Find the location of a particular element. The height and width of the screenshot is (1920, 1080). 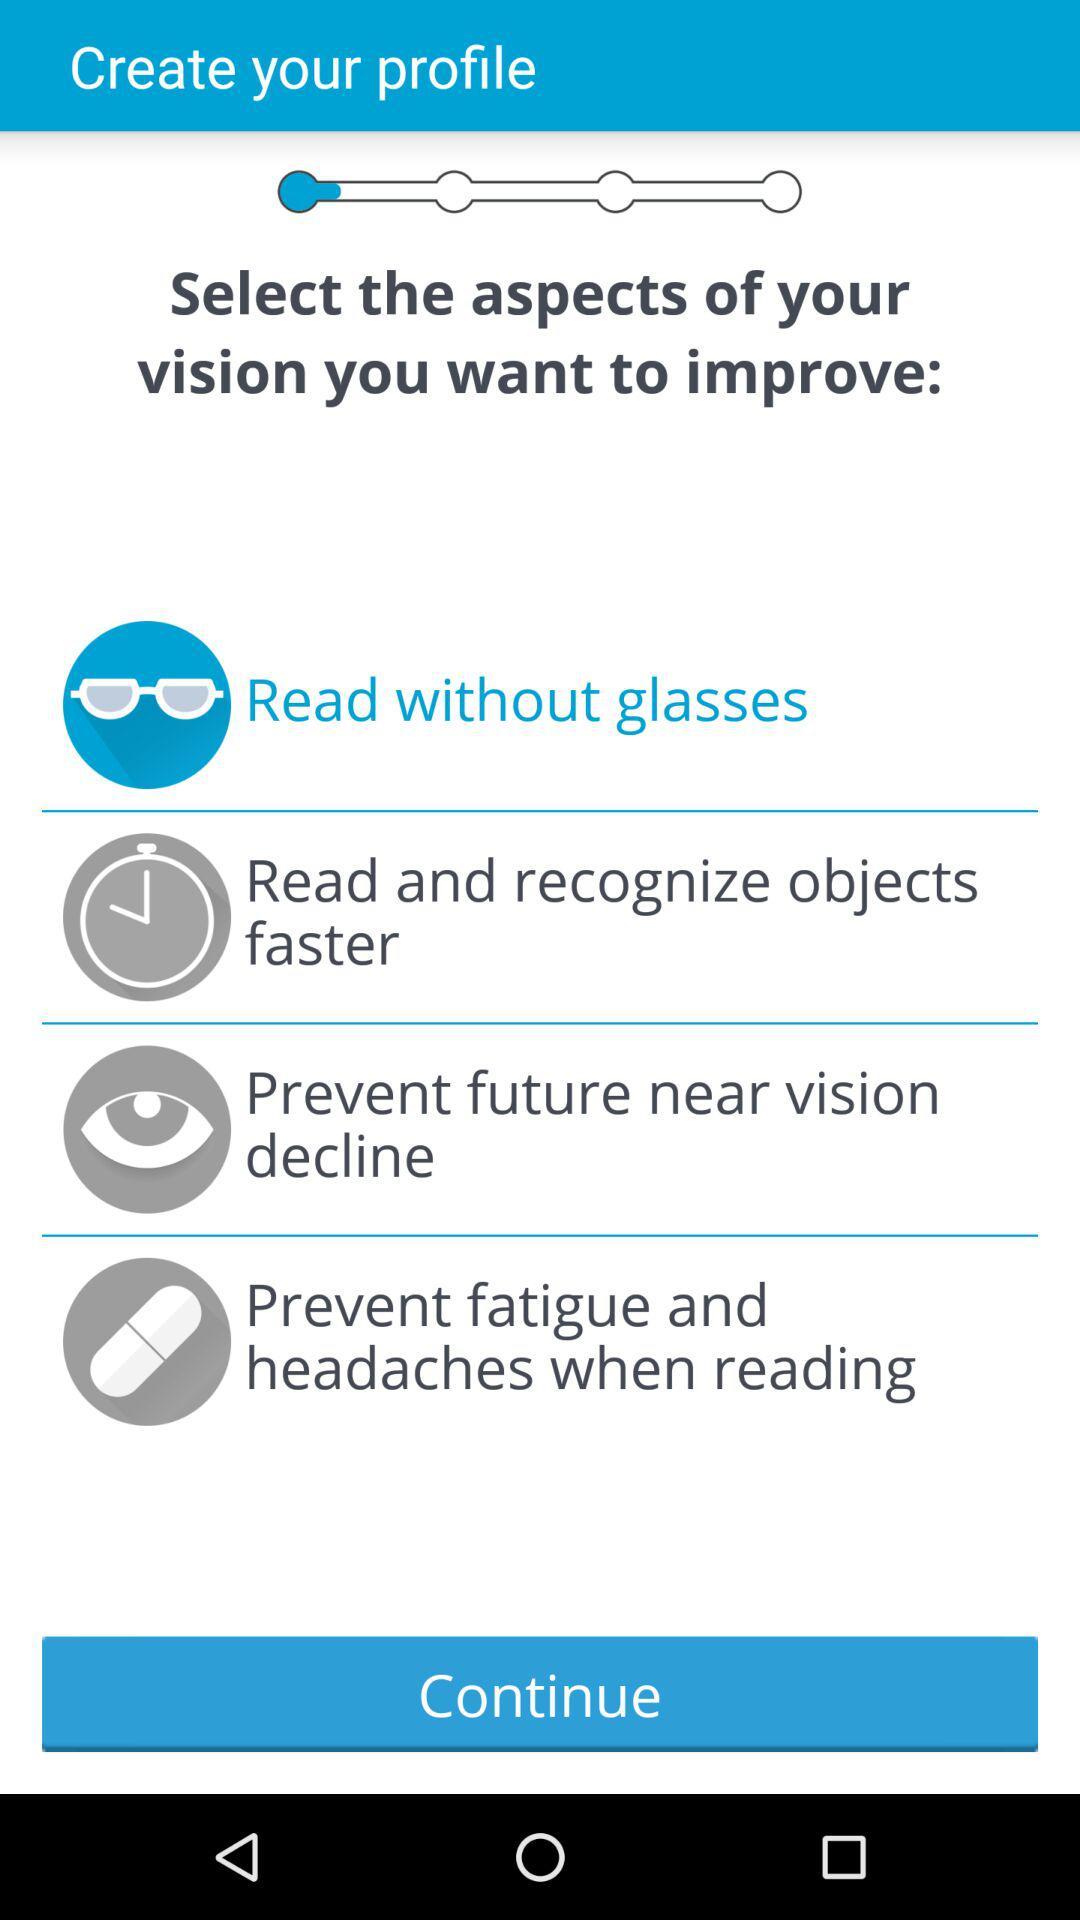

the item above prevent fatigue and item is located at coordinates (630, 1129).